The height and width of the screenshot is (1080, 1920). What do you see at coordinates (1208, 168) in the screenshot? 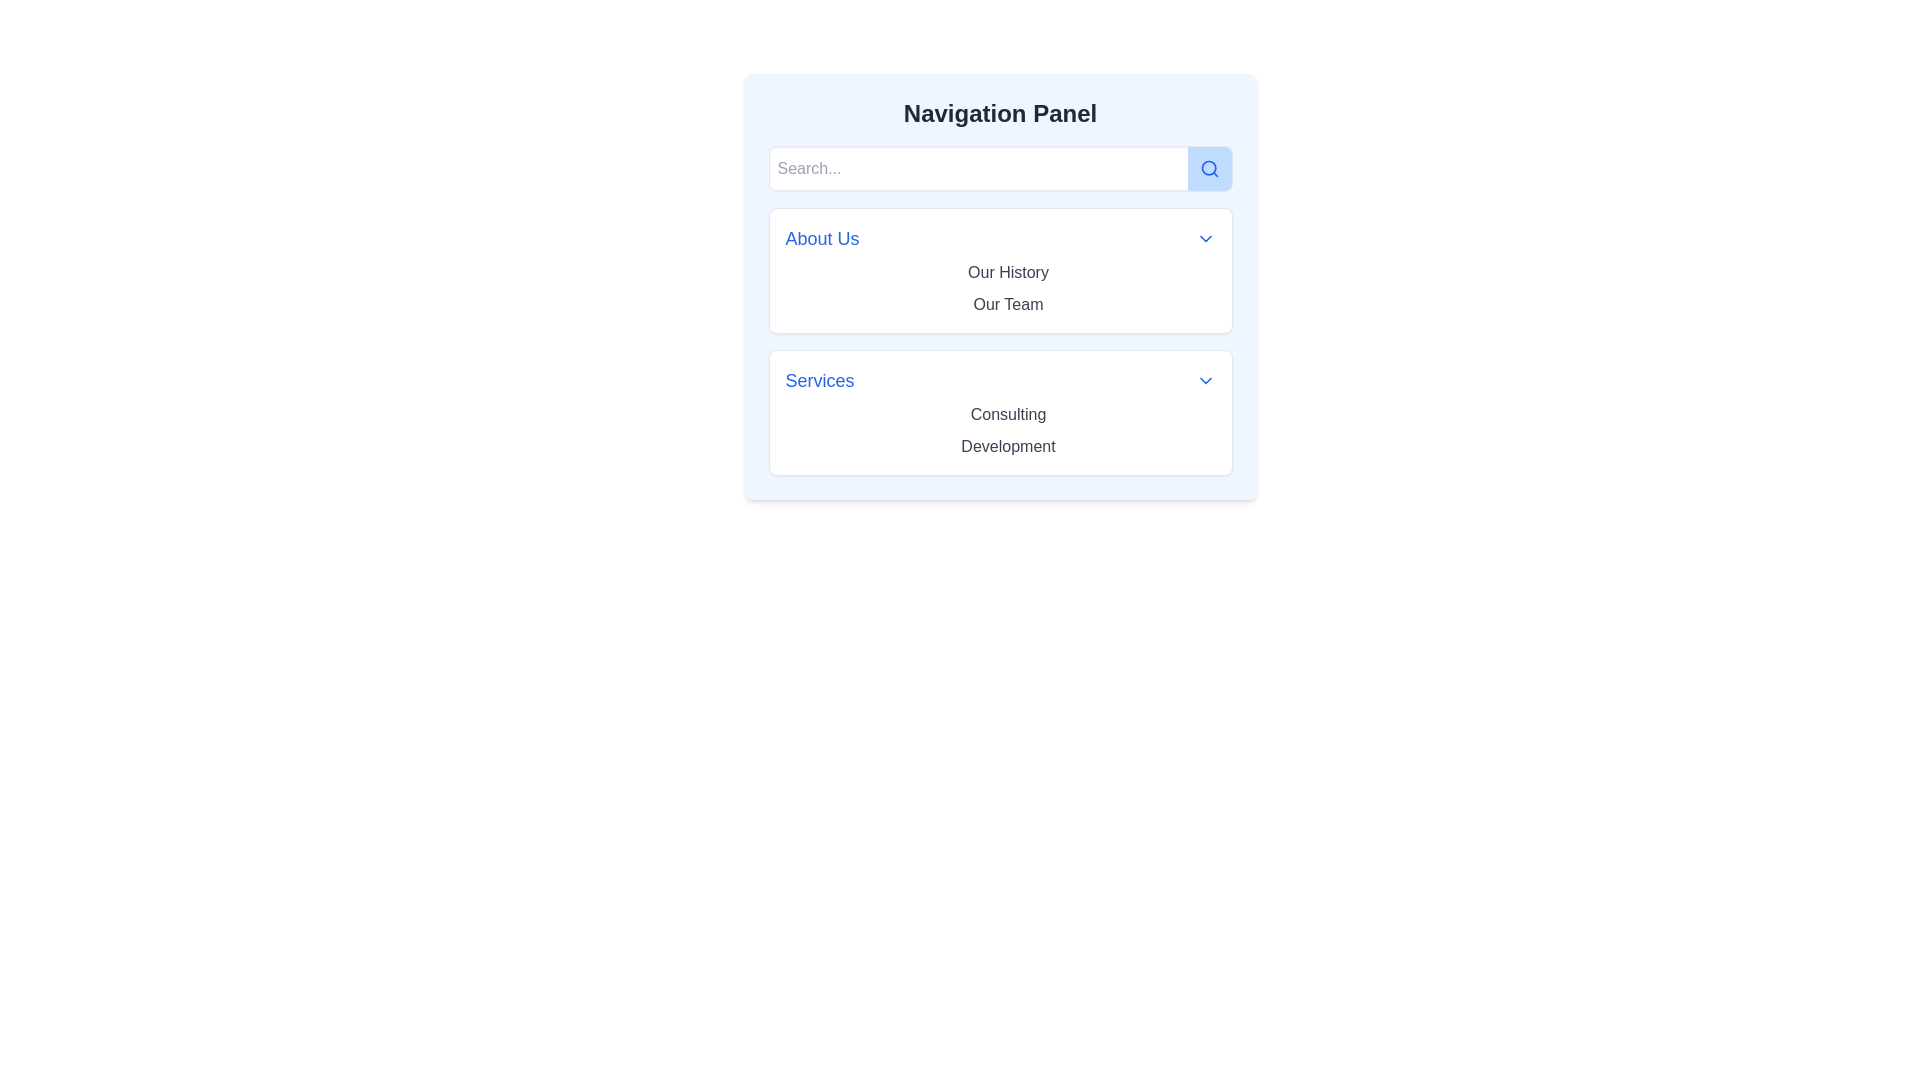
I see `the circular magnifying glass button with a light blue background to initiate a search` at bounding box center [1208, 168].